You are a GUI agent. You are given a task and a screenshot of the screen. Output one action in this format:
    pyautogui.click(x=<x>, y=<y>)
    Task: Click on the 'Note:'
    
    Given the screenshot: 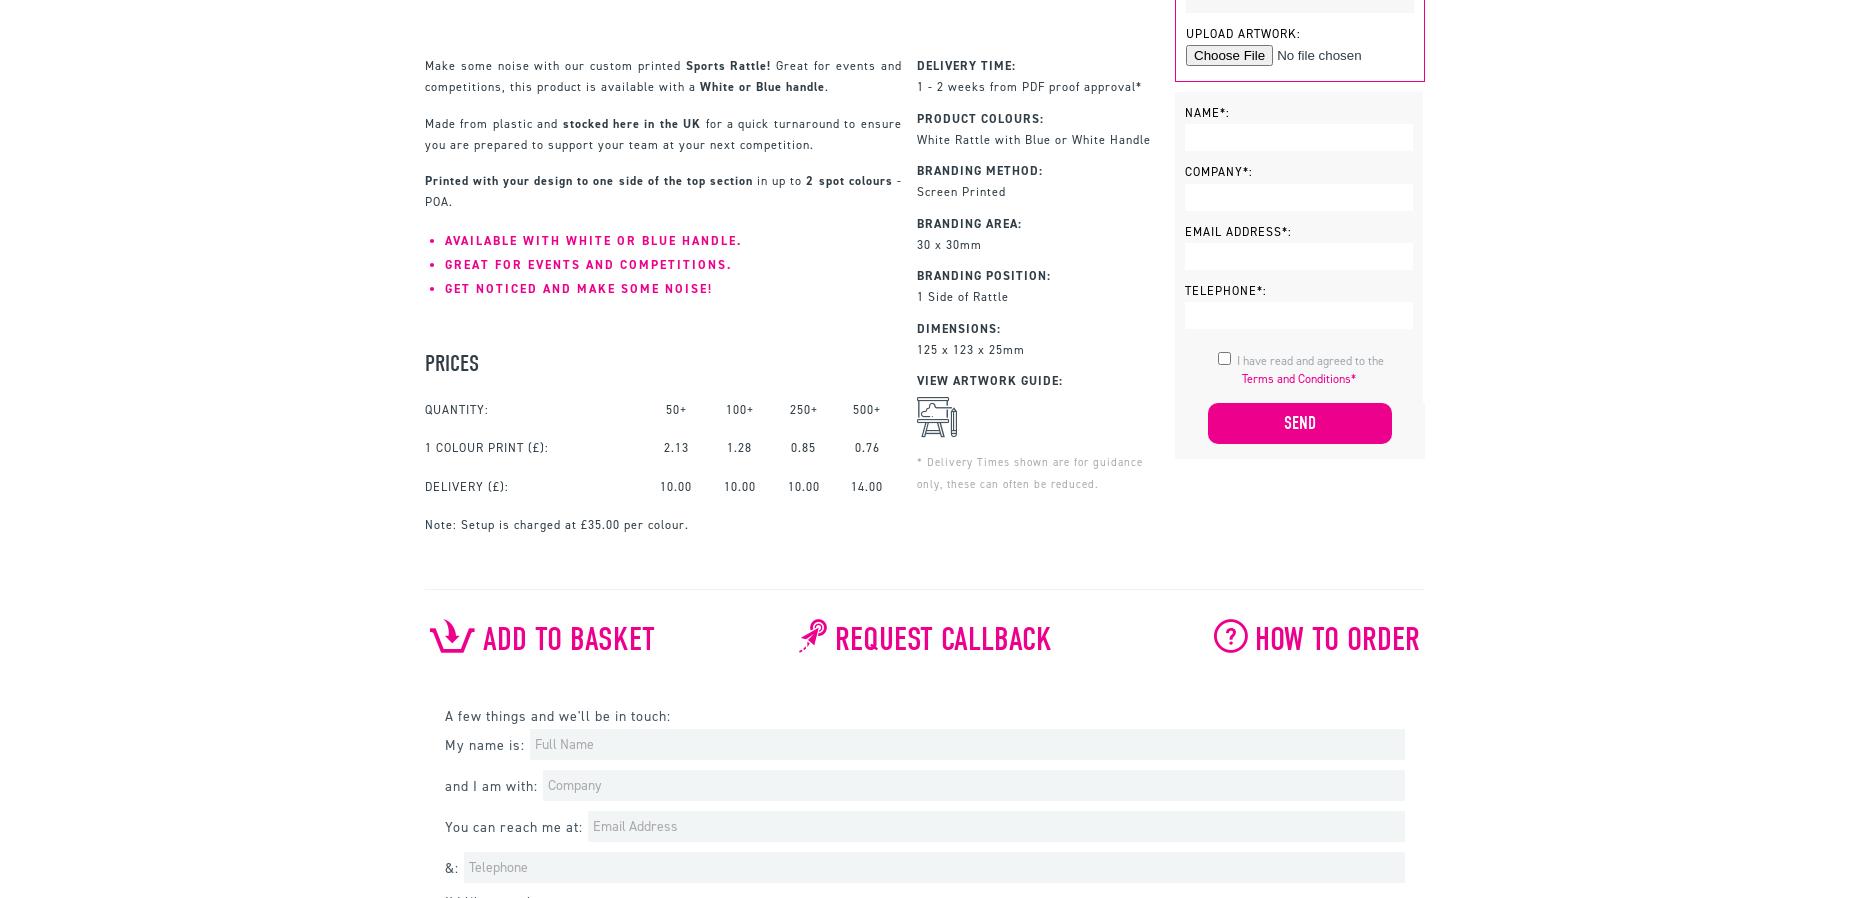 What is the action you would take?
    pyautogui.click(x=440, y=522)
    